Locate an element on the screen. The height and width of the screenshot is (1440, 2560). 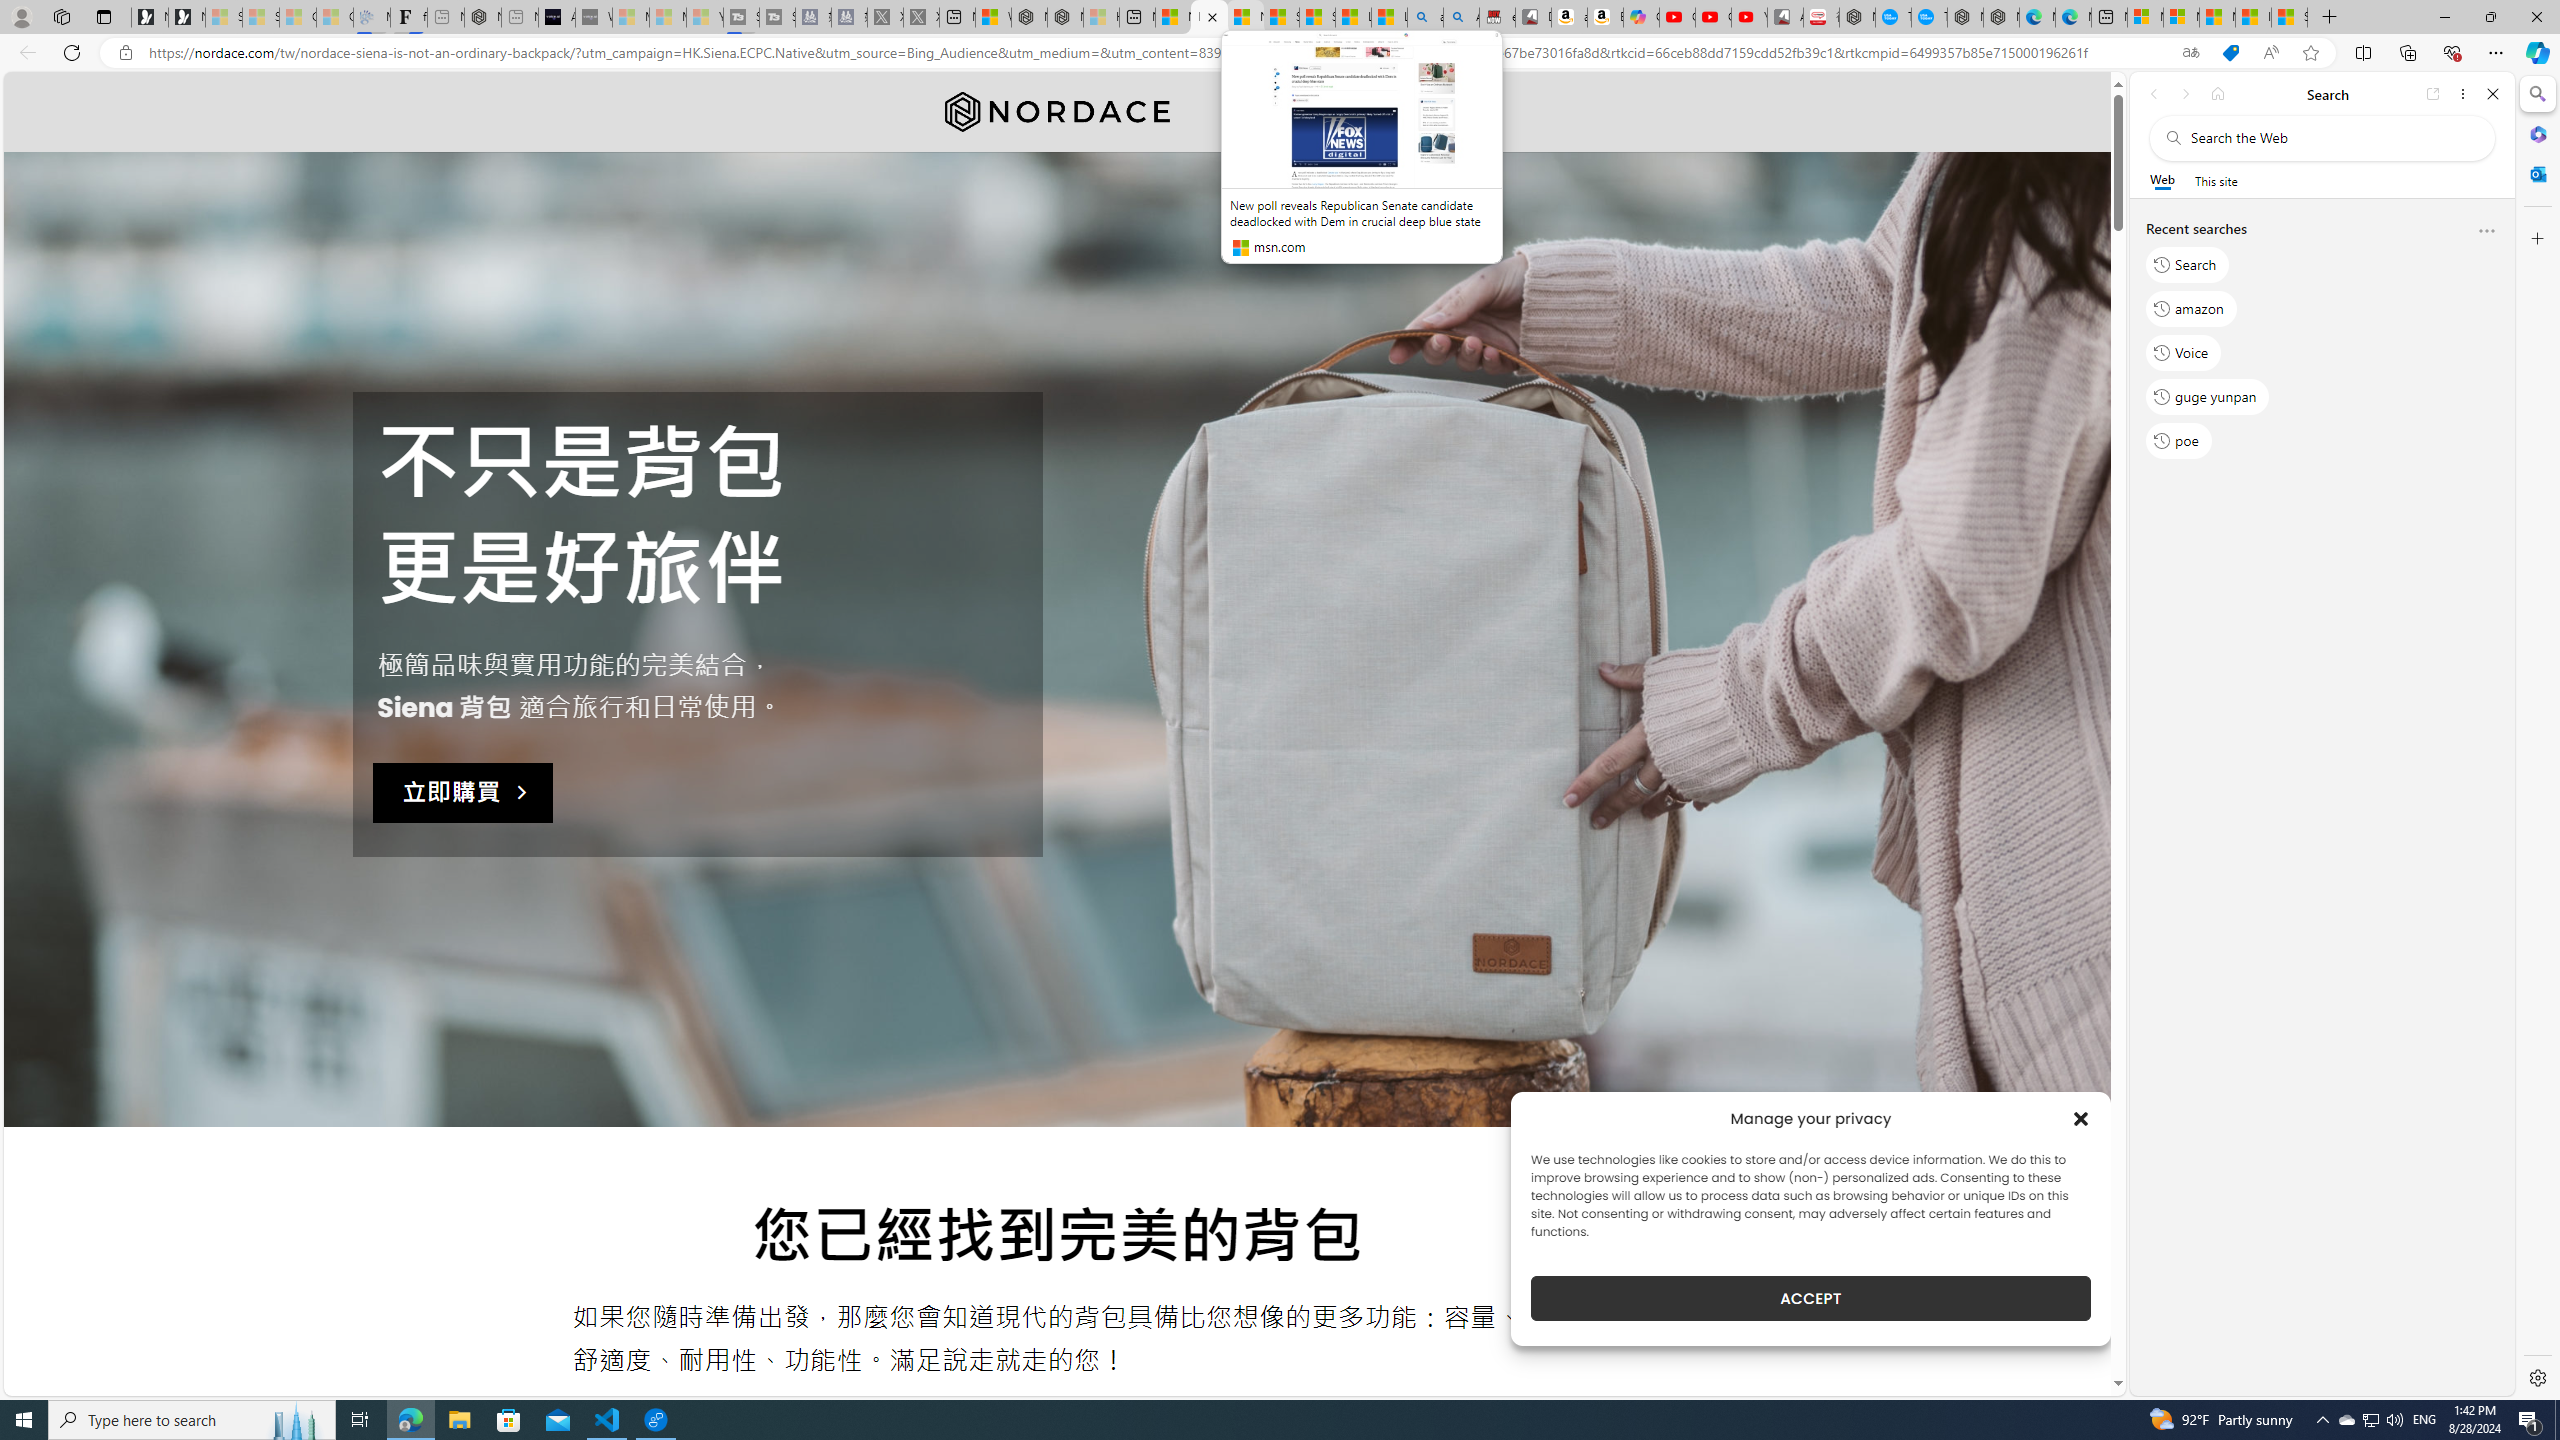
'I Gained 20 Pounds of Muscle in 30 Days! | Watch' is located at coordinates (2254, 16).